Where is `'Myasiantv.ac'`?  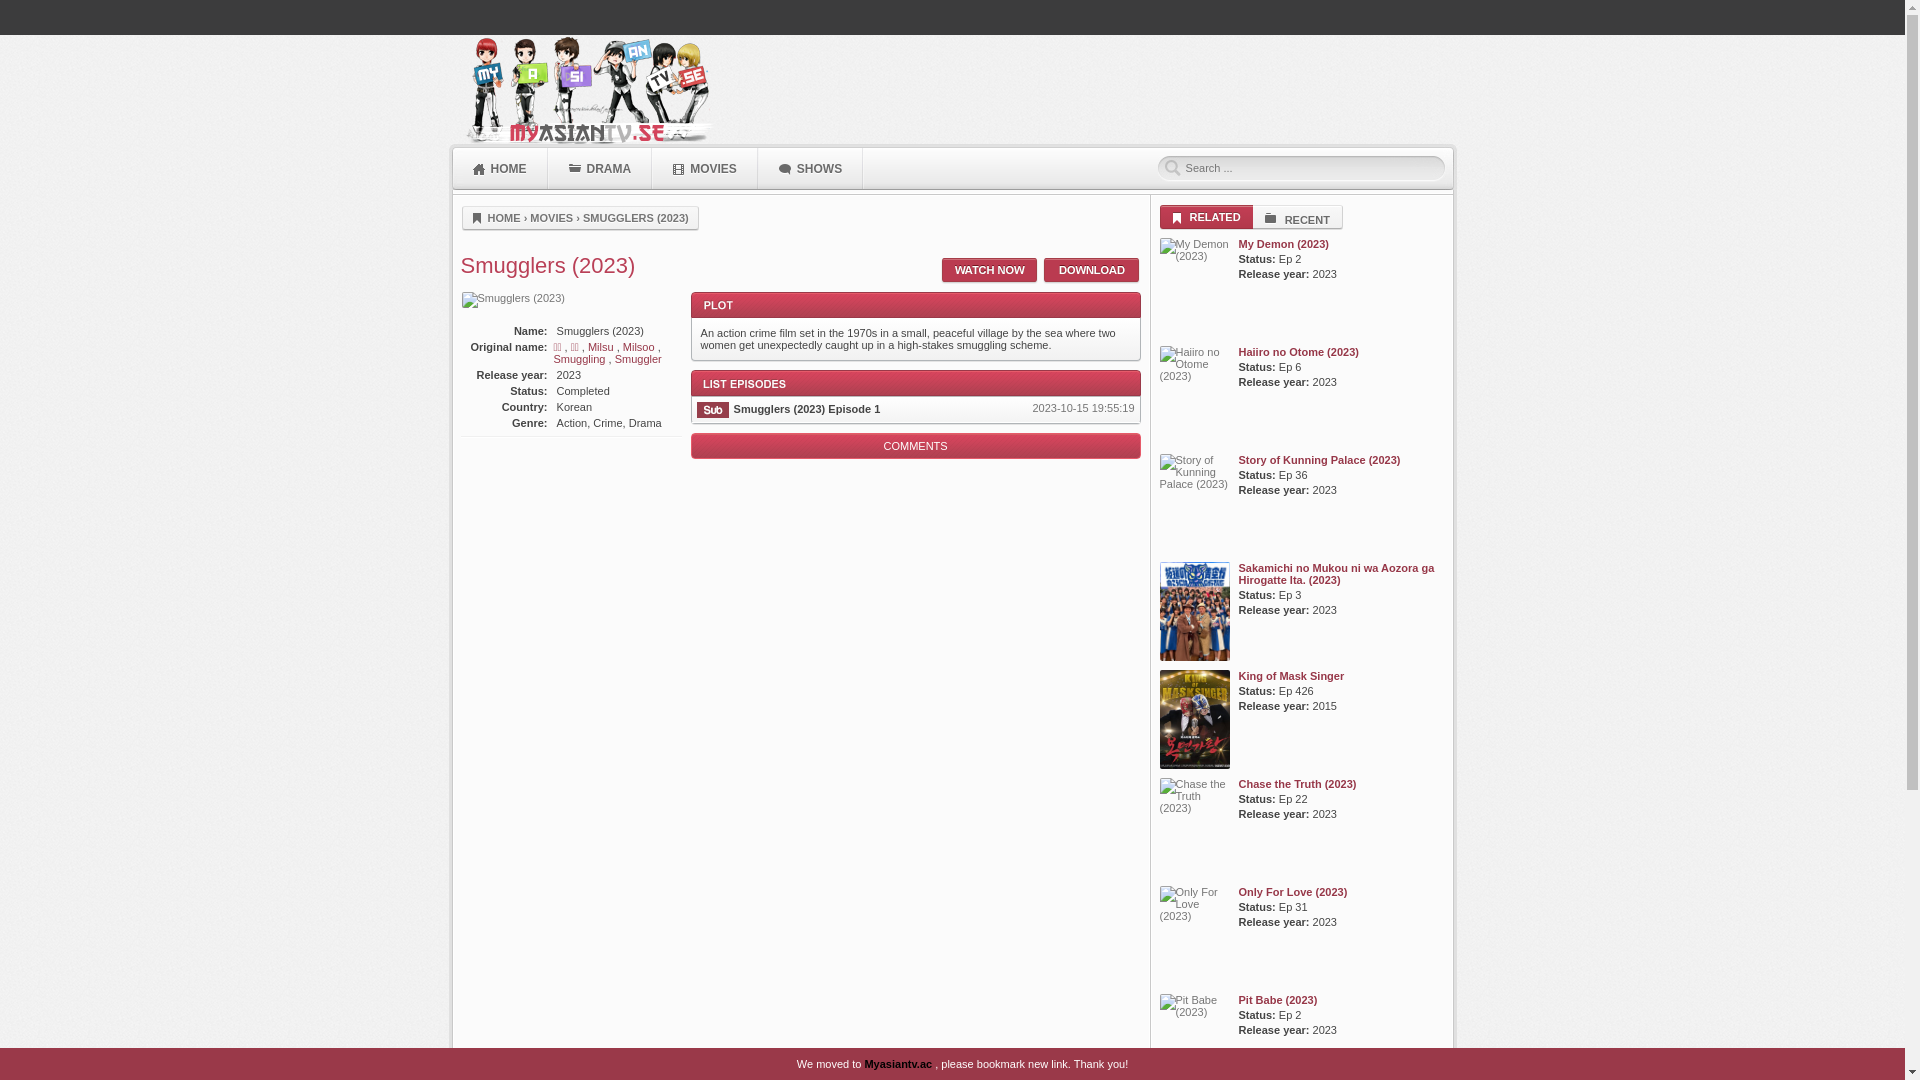
'Myasiantv.ac' is located at coordinates (896, 1063).